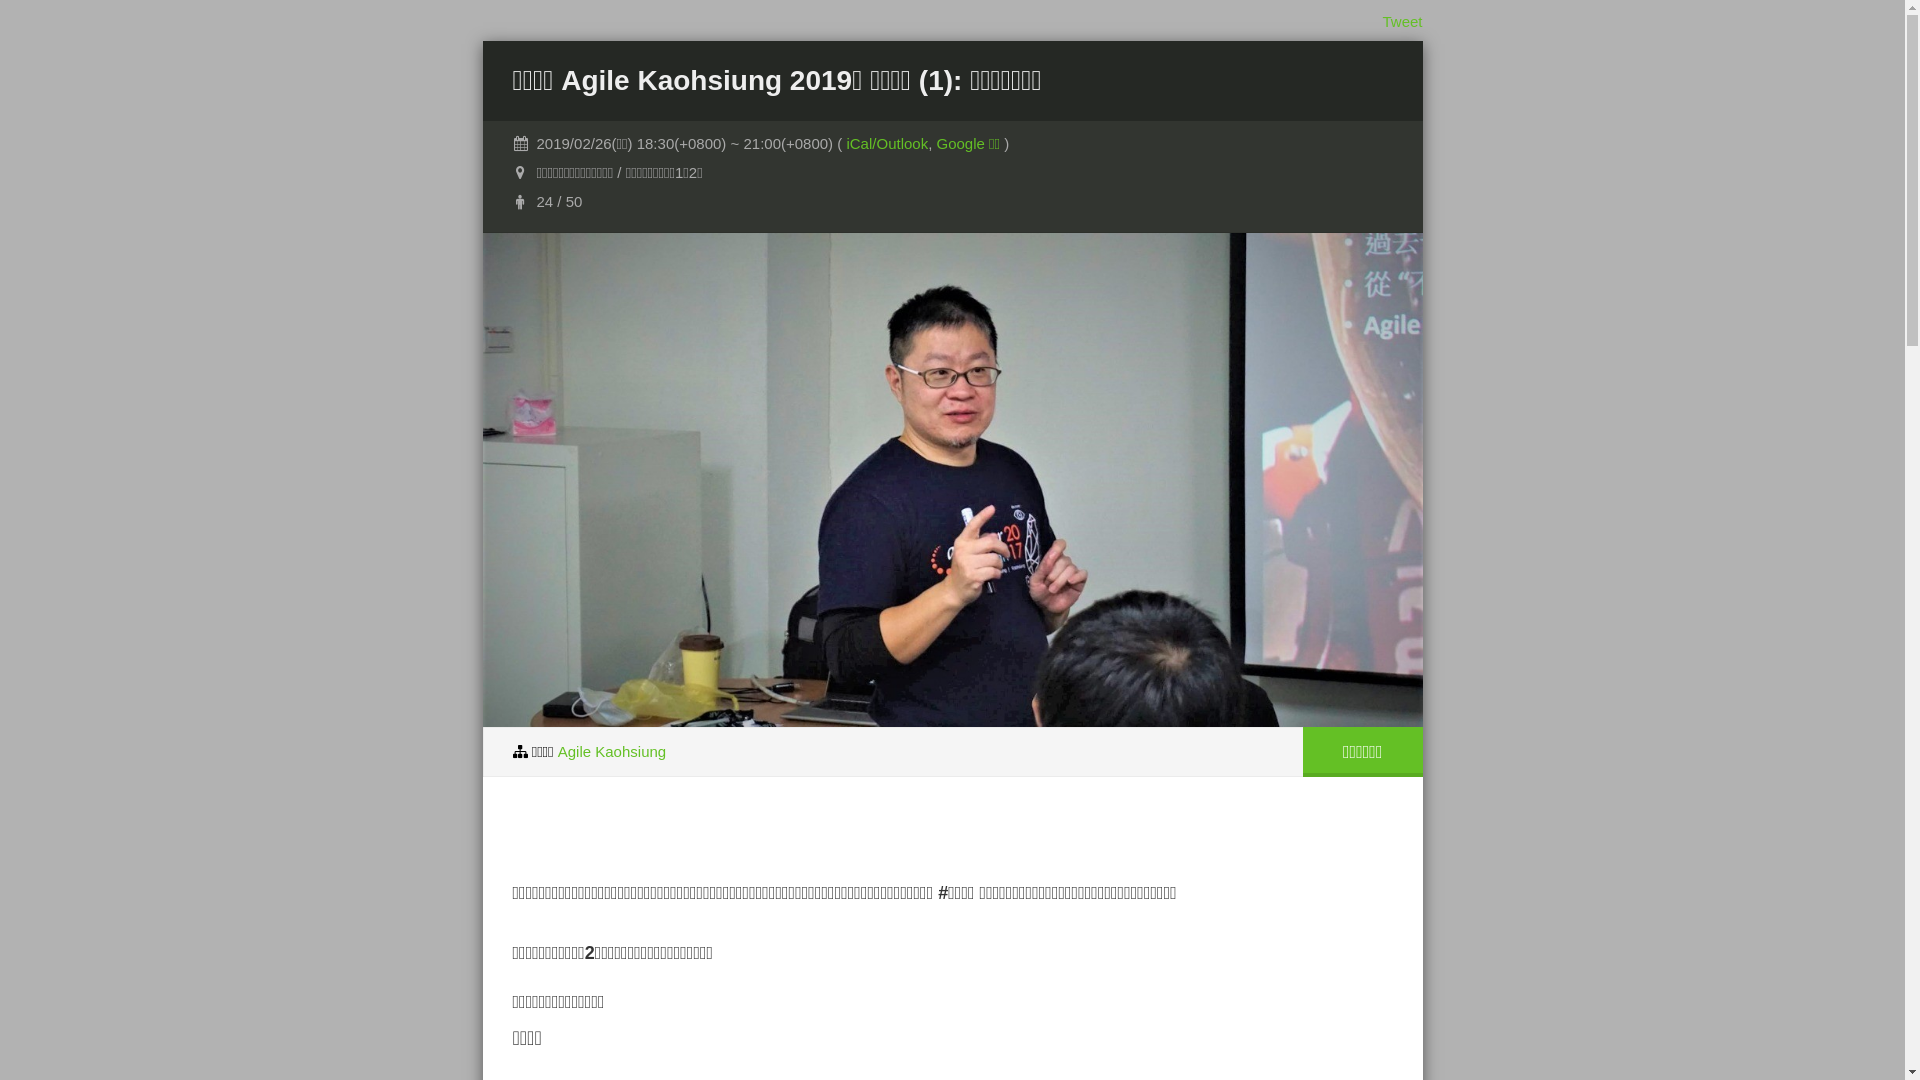  What do you see at coordinates (886, 142) in the screenshot?
I see `'iCal/Outlook'` at bounding box center [886, 142].